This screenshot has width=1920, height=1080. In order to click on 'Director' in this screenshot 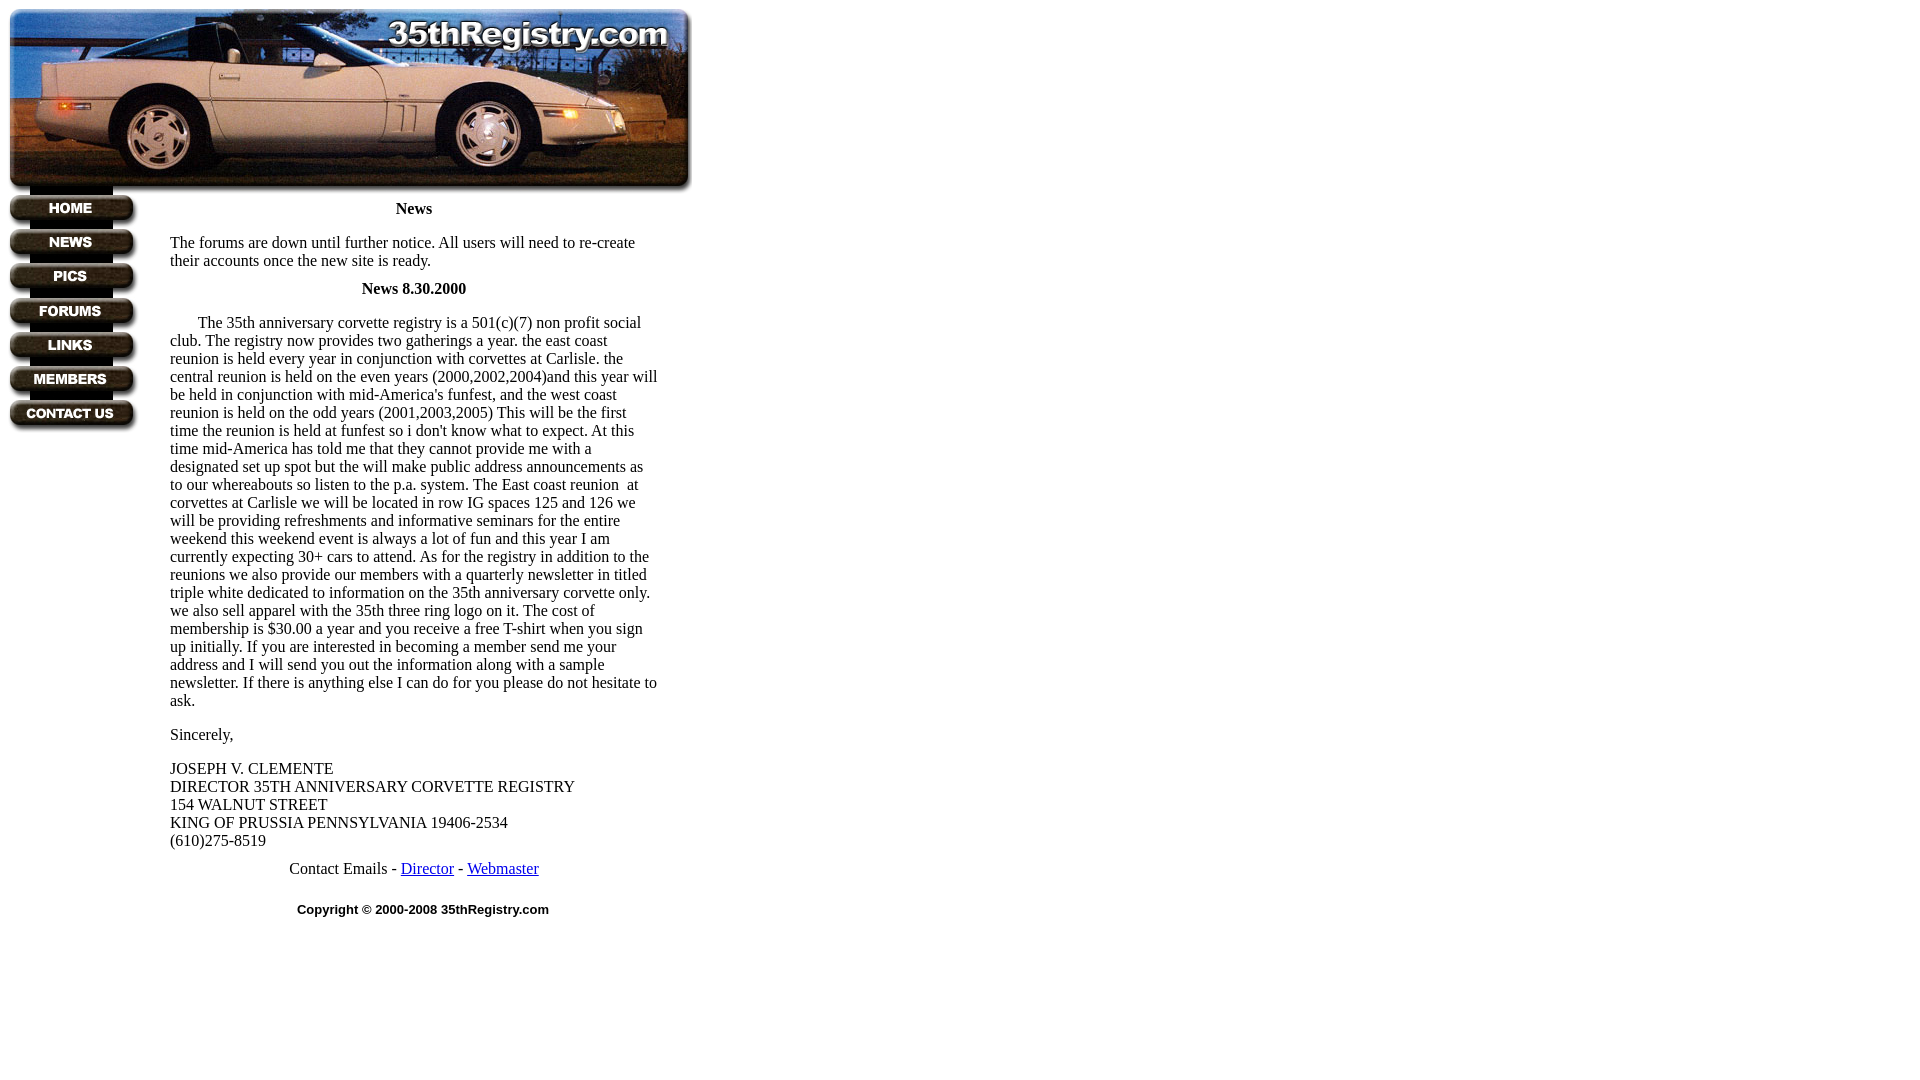, I will do `click(400, 867)`.